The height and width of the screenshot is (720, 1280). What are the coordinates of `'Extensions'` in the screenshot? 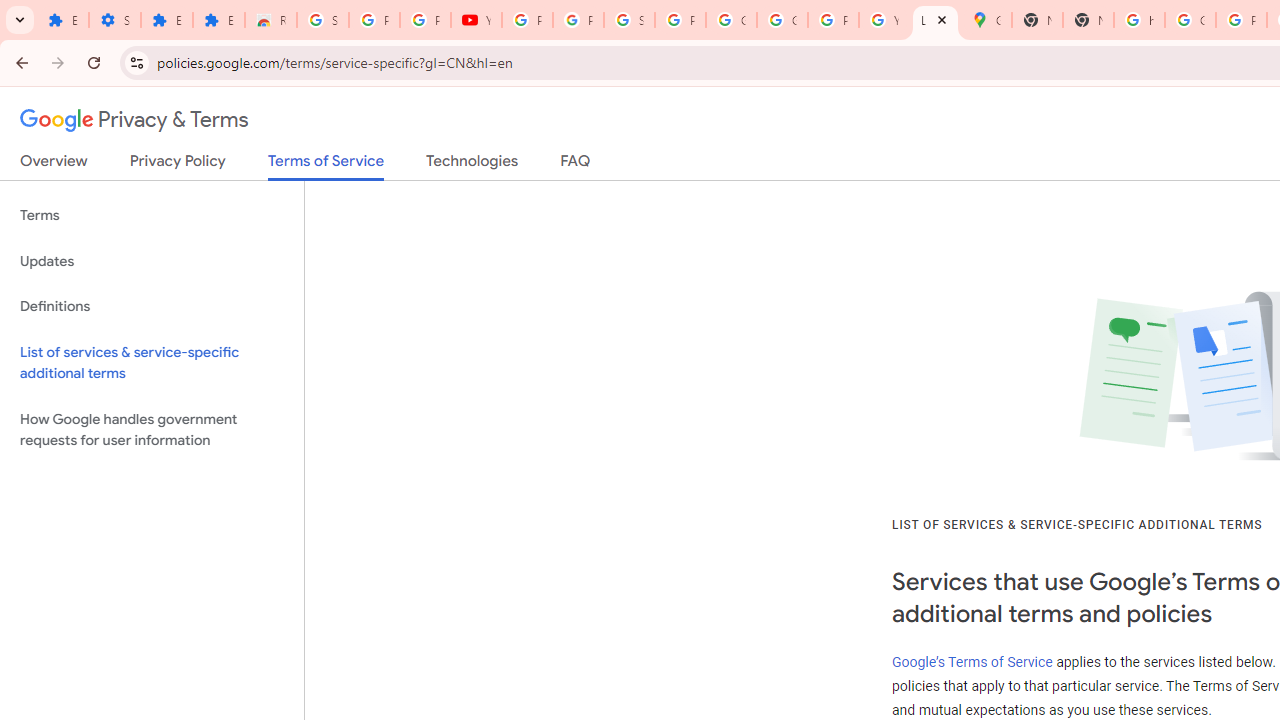 It's located at (167, 20).